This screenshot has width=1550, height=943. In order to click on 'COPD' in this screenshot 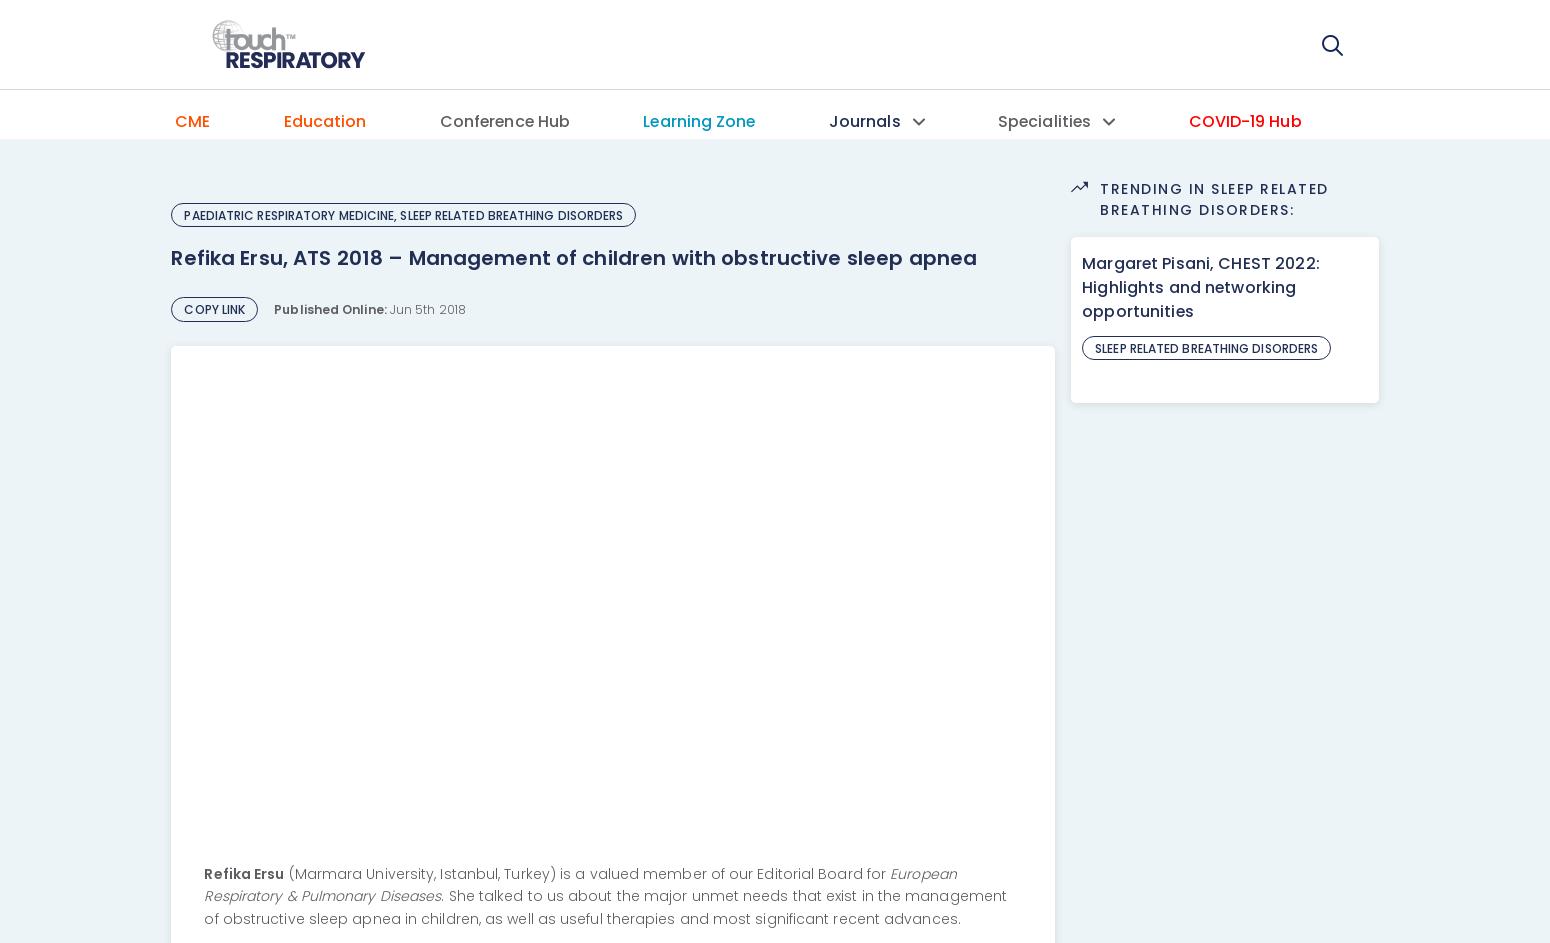, I will do `click(1009, 194)`.